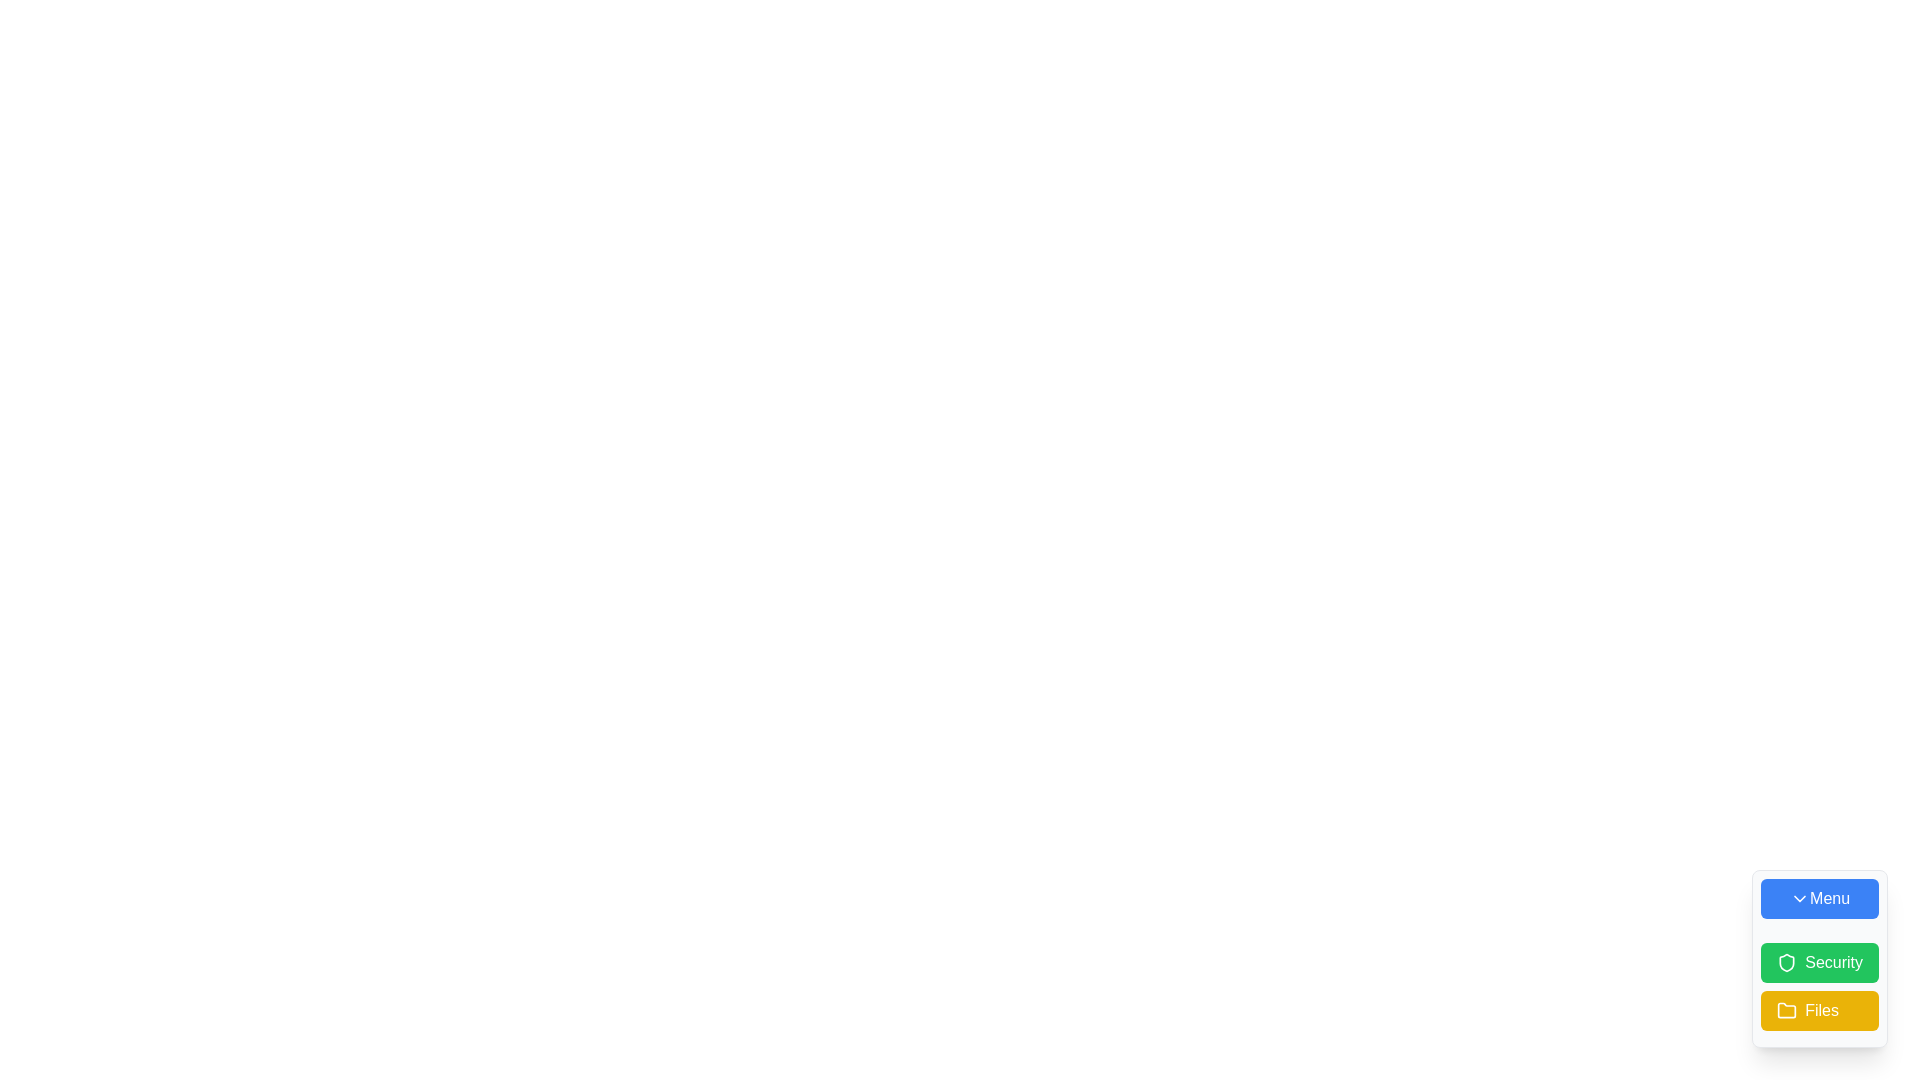 This screenshot has width=1920, height=1080. What do you see at coordinates (1820, 897) in the screenshot?
I see `the 'Menu' button, which has a blue background and white text` at bounding box center [1820, 897].